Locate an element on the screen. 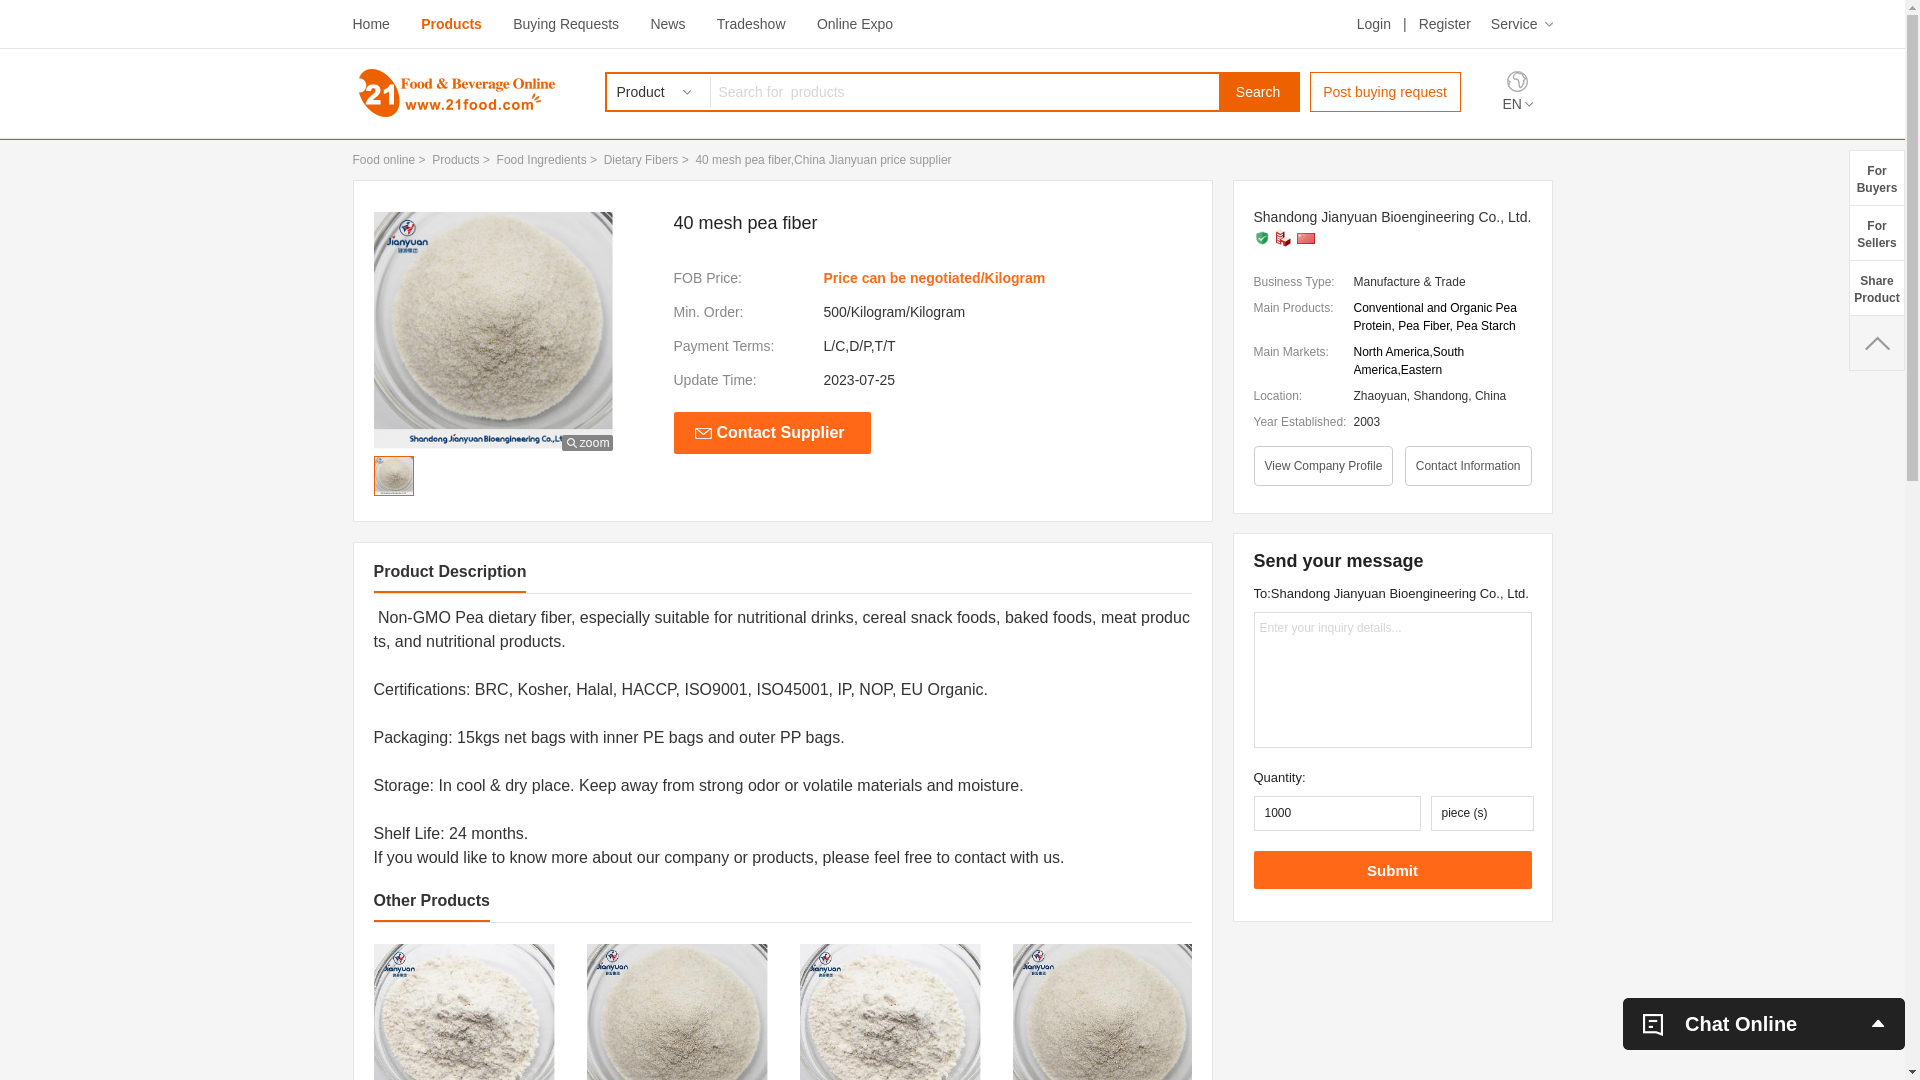 The height and width of the screenshot is (1080, 1920). 'Online Expo' is located at coordinates (854, 23).